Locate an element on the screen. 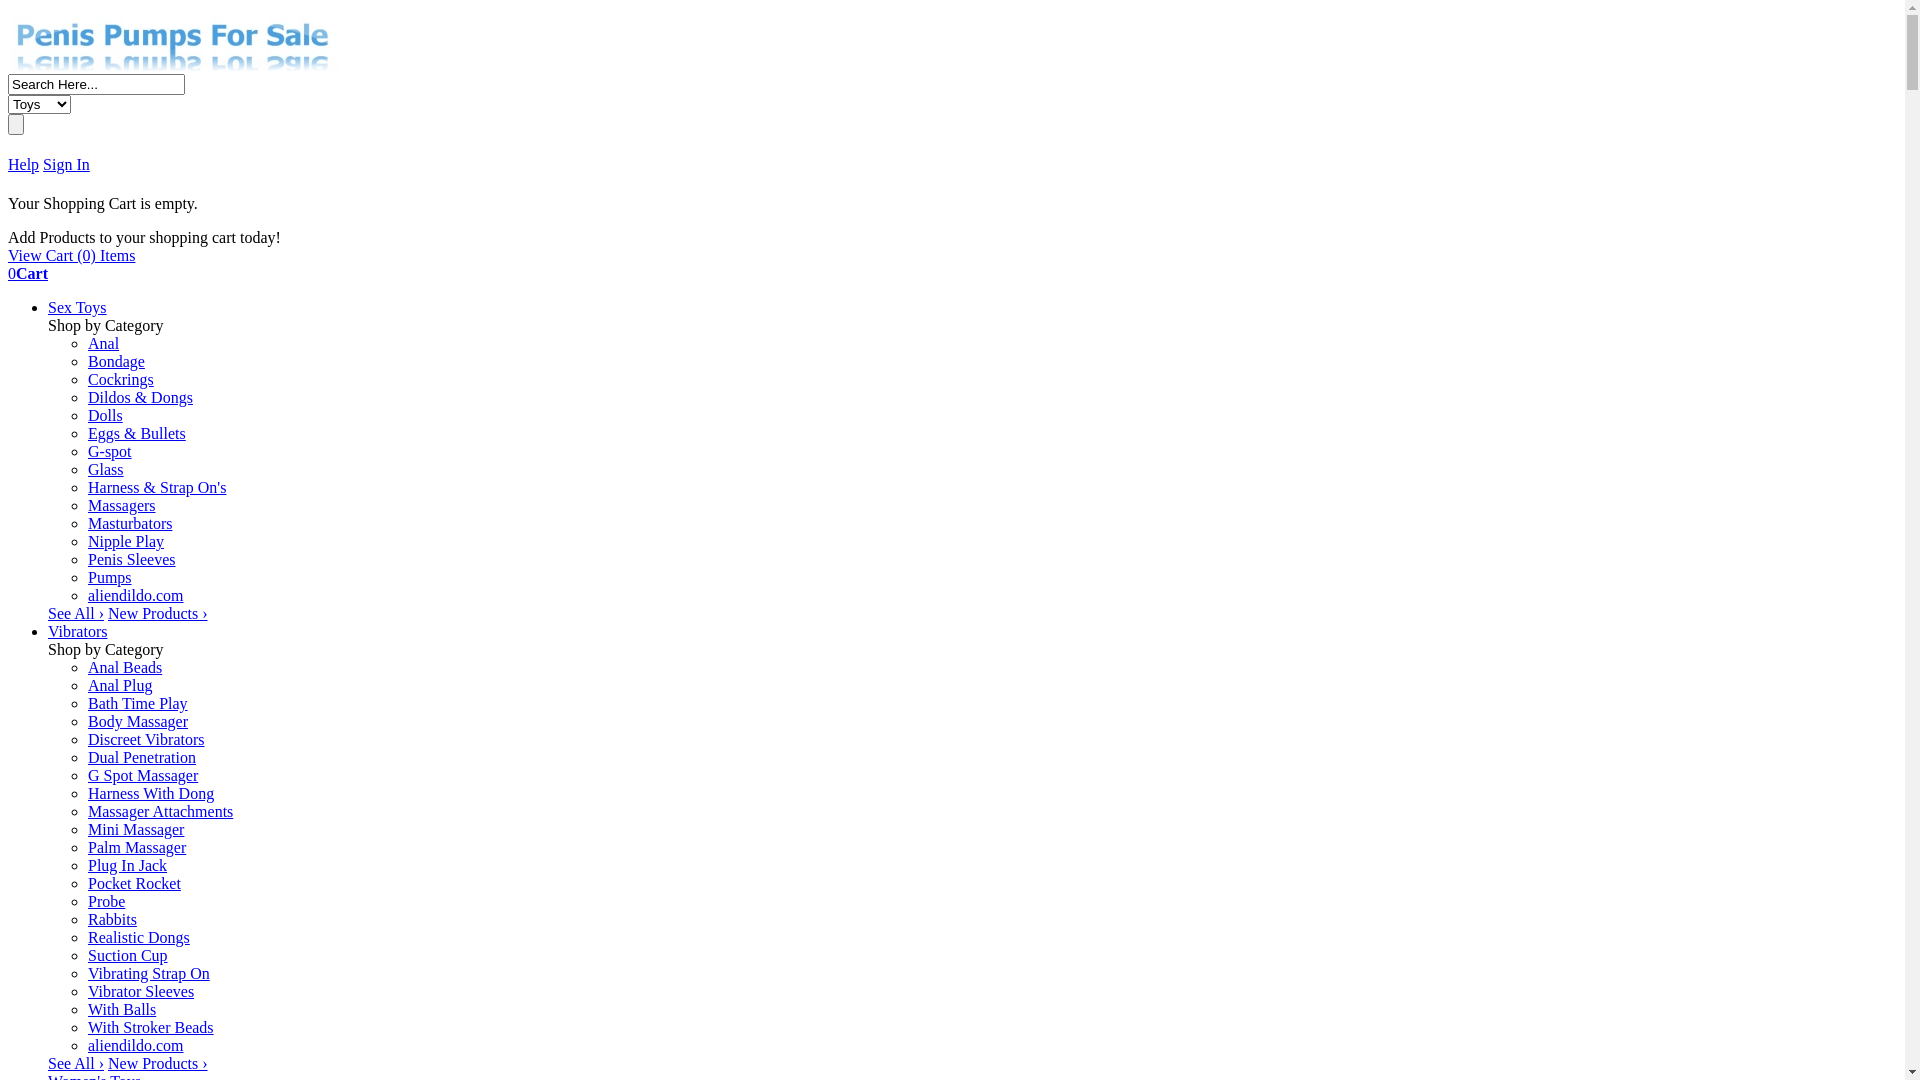 The height and width of the screenshot is (1080, 1920). 'Sign In' is located at coordinates (66, 163).